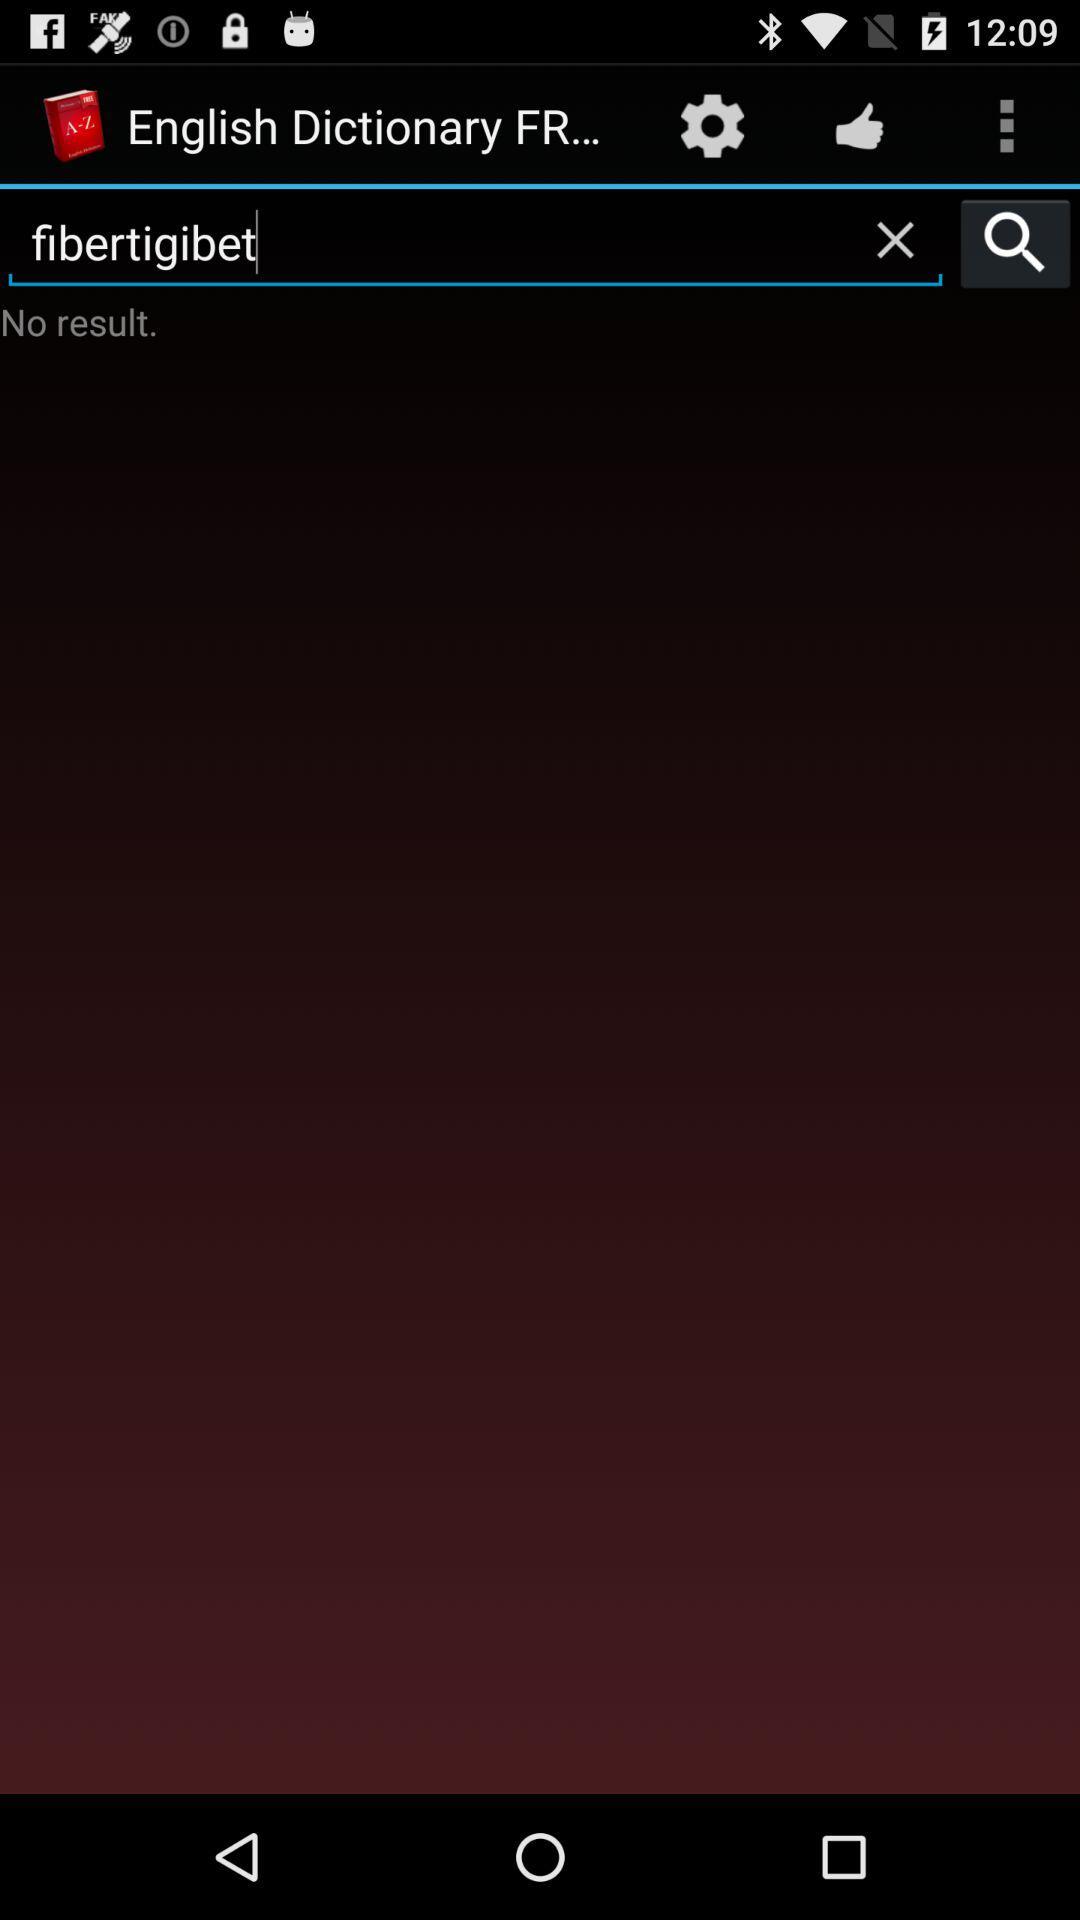  I want to click on the item to the right of the english dictionary free app, so click(711, 124).